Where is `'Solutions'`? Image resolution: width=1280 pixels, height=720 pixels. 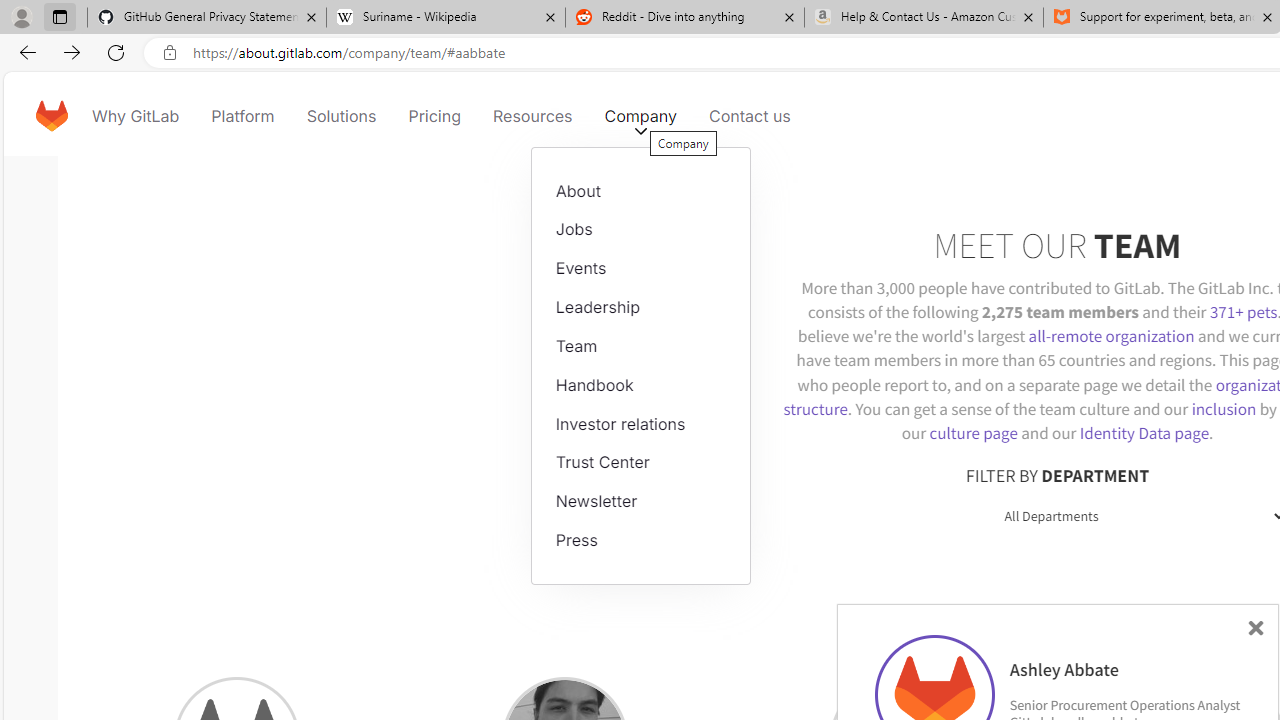
'Solutions' is located at coordinates (341, 115).